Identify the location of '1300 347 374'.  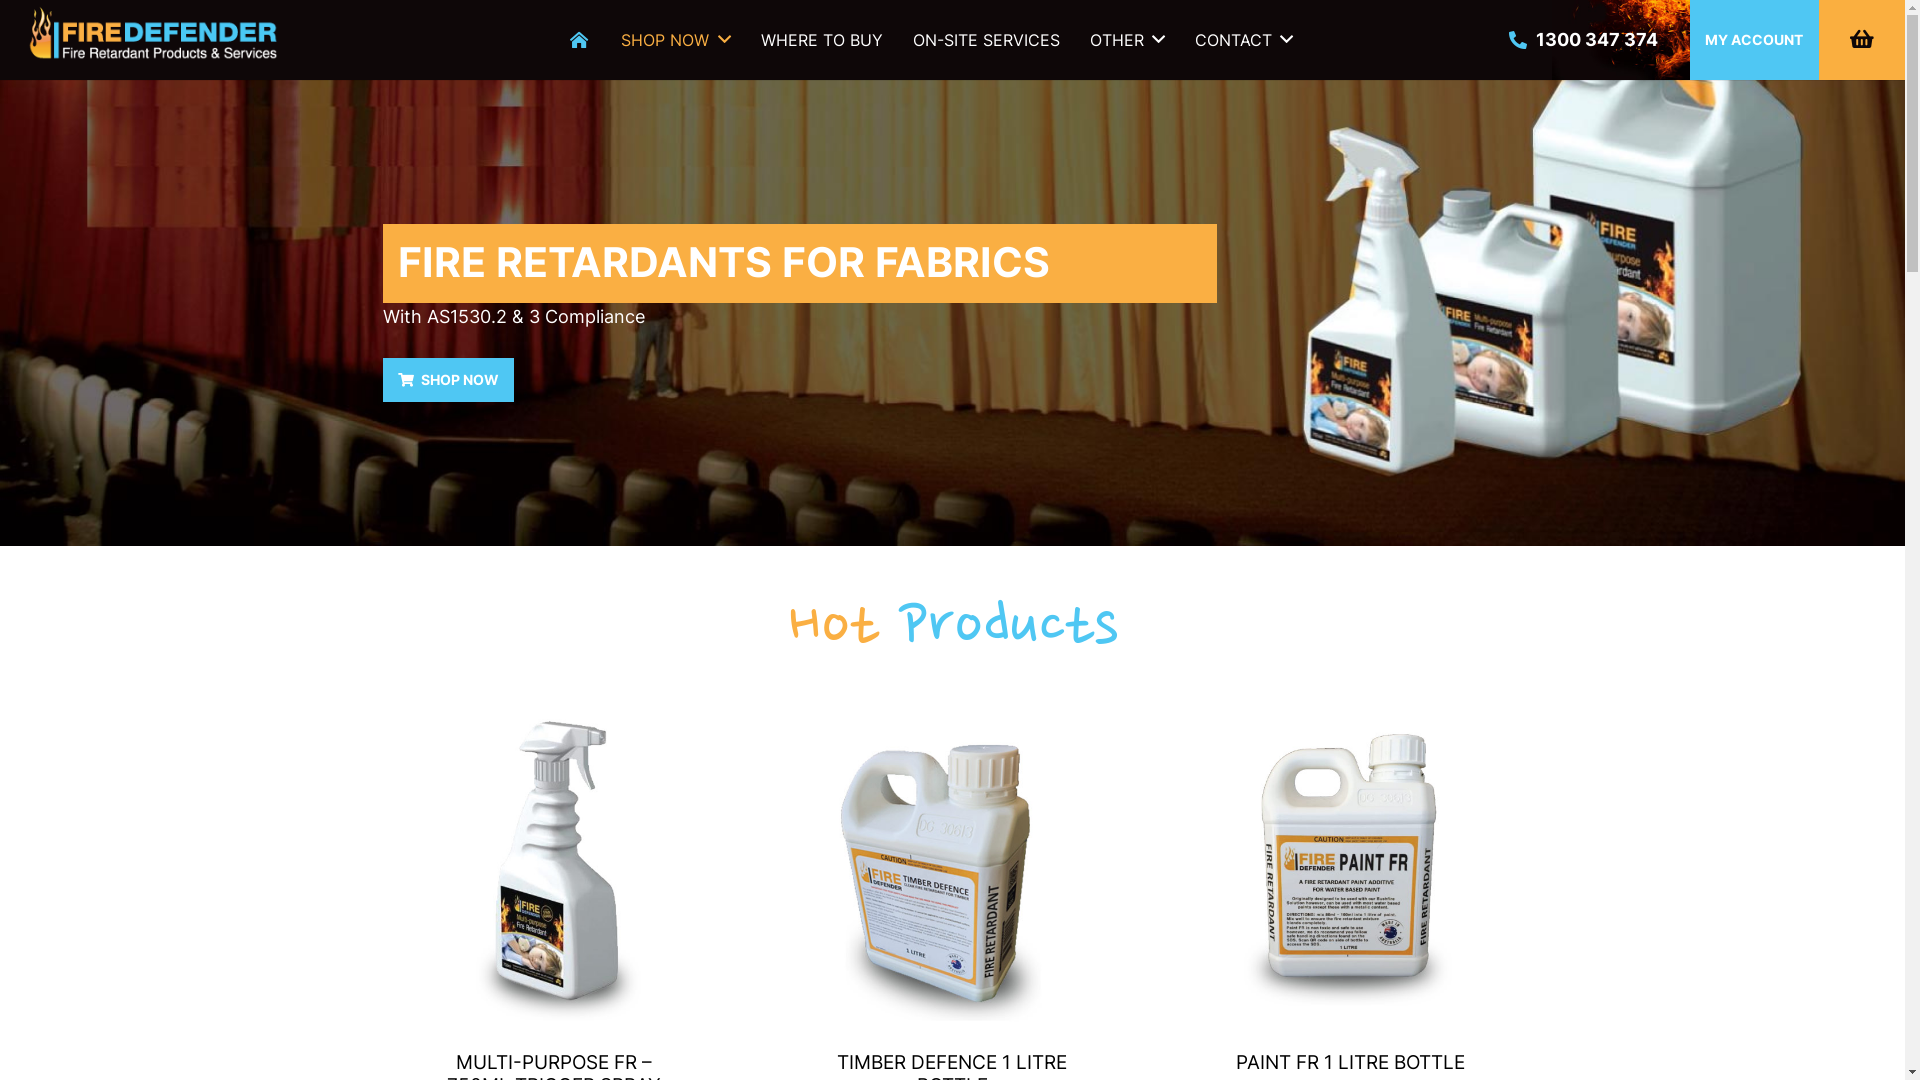
(1582, 39).